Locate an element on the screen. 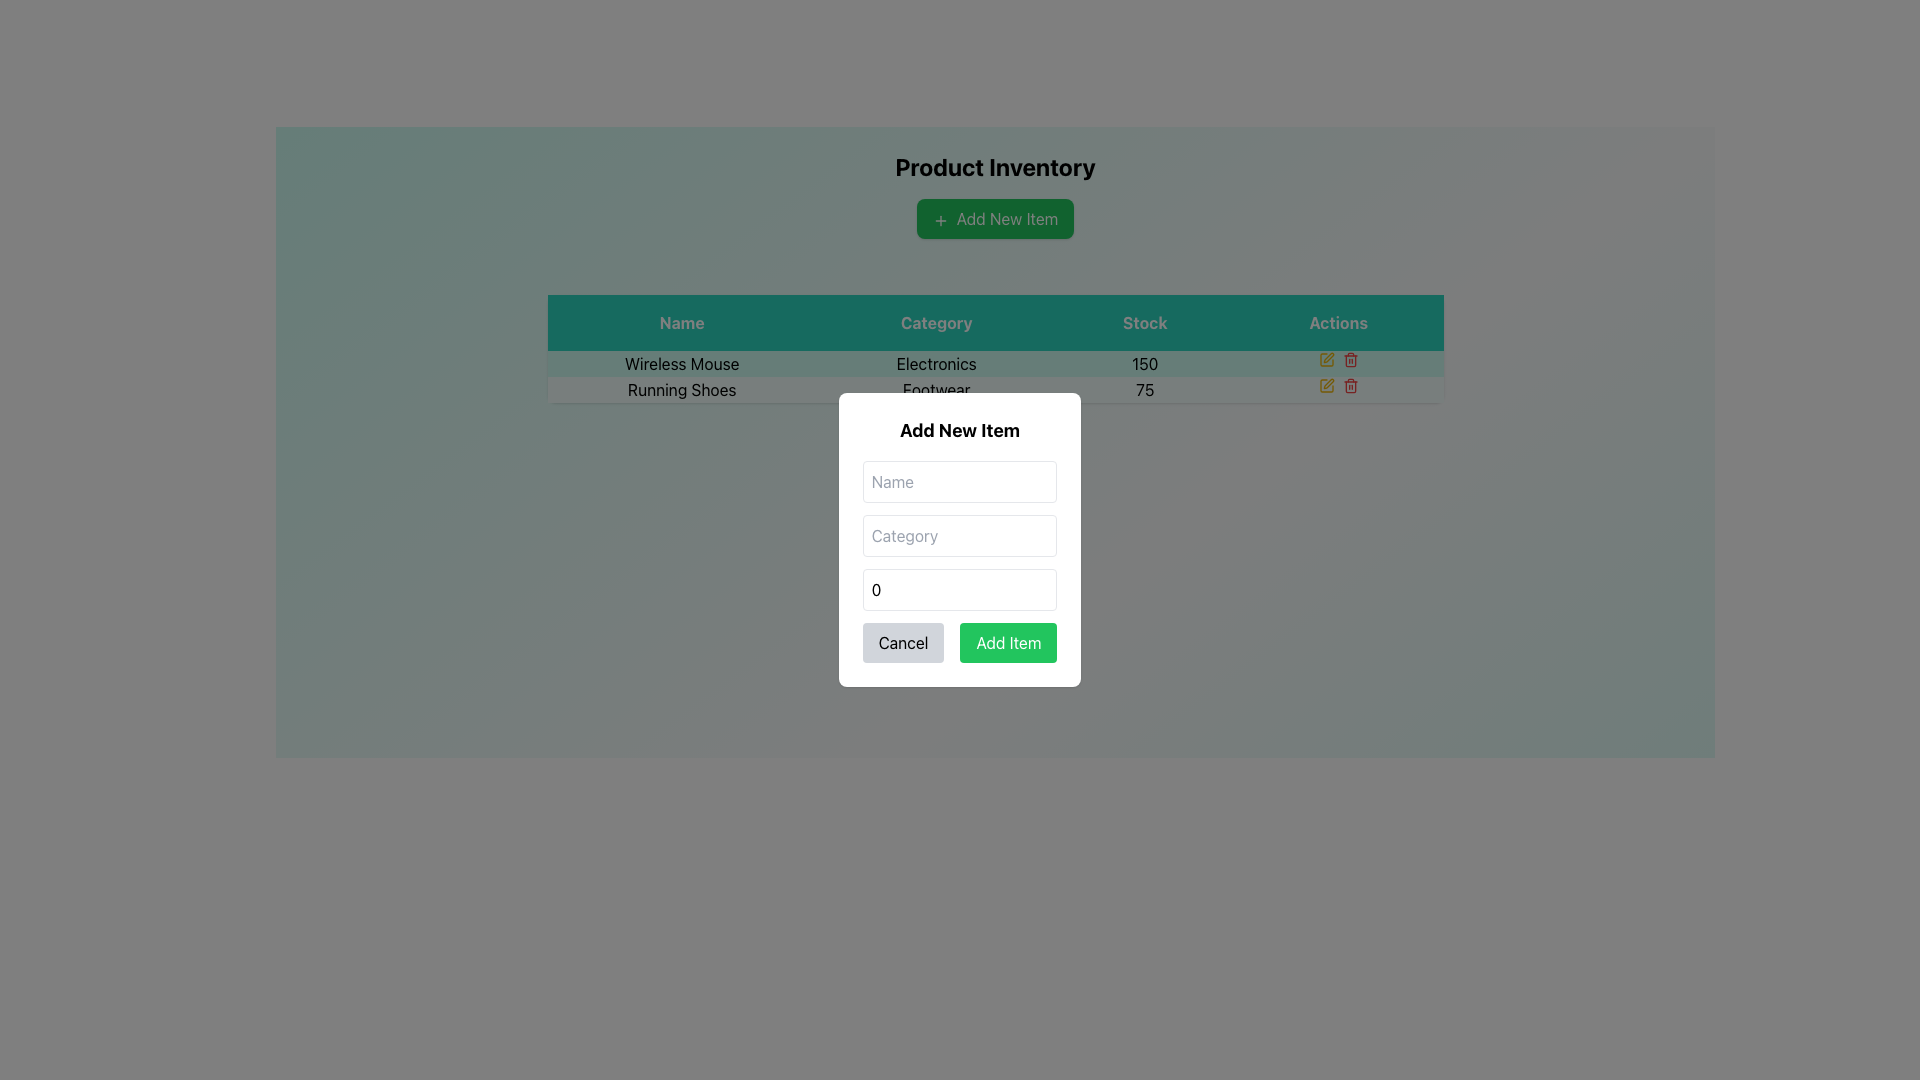 Image resolution: width=1920 pixels, height=1080 pixels. the 'Name' header label in the table, which is the first text label in the header row indicating the corresponding entries below is located at coordinates (682, 322).